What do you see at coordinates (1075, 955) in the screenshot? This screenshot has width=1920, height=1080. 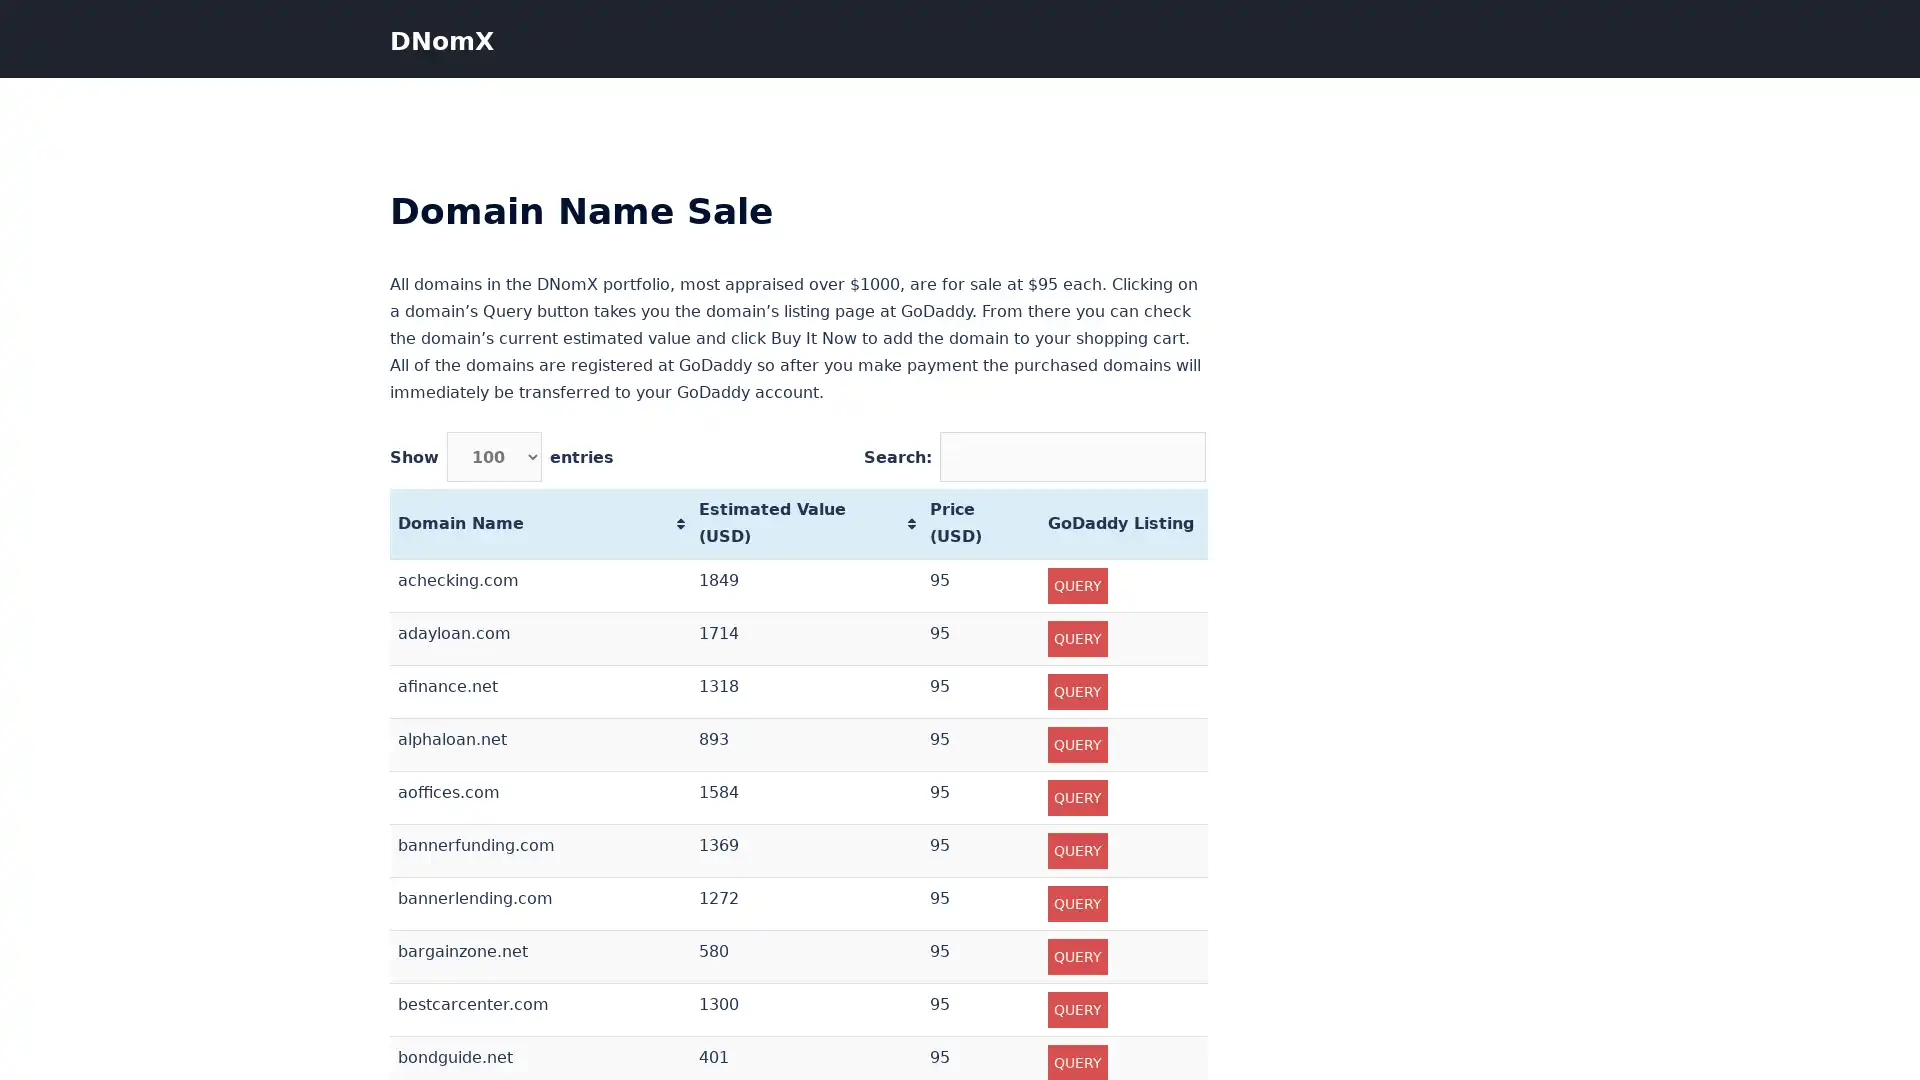 I see `QUERY` at bounding box center [1075, 955].